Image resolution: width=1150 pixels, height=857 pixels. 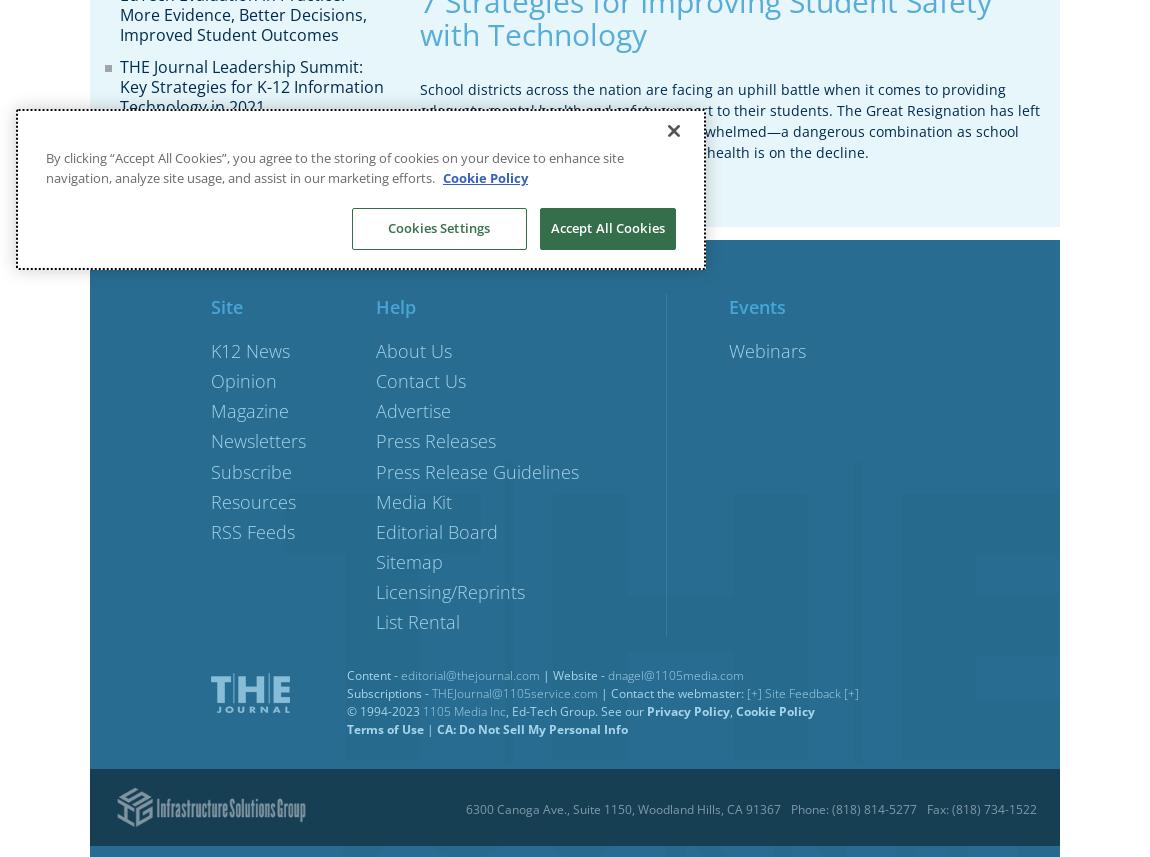 I want to click on 'Opinion', so click(x=243, y=380).